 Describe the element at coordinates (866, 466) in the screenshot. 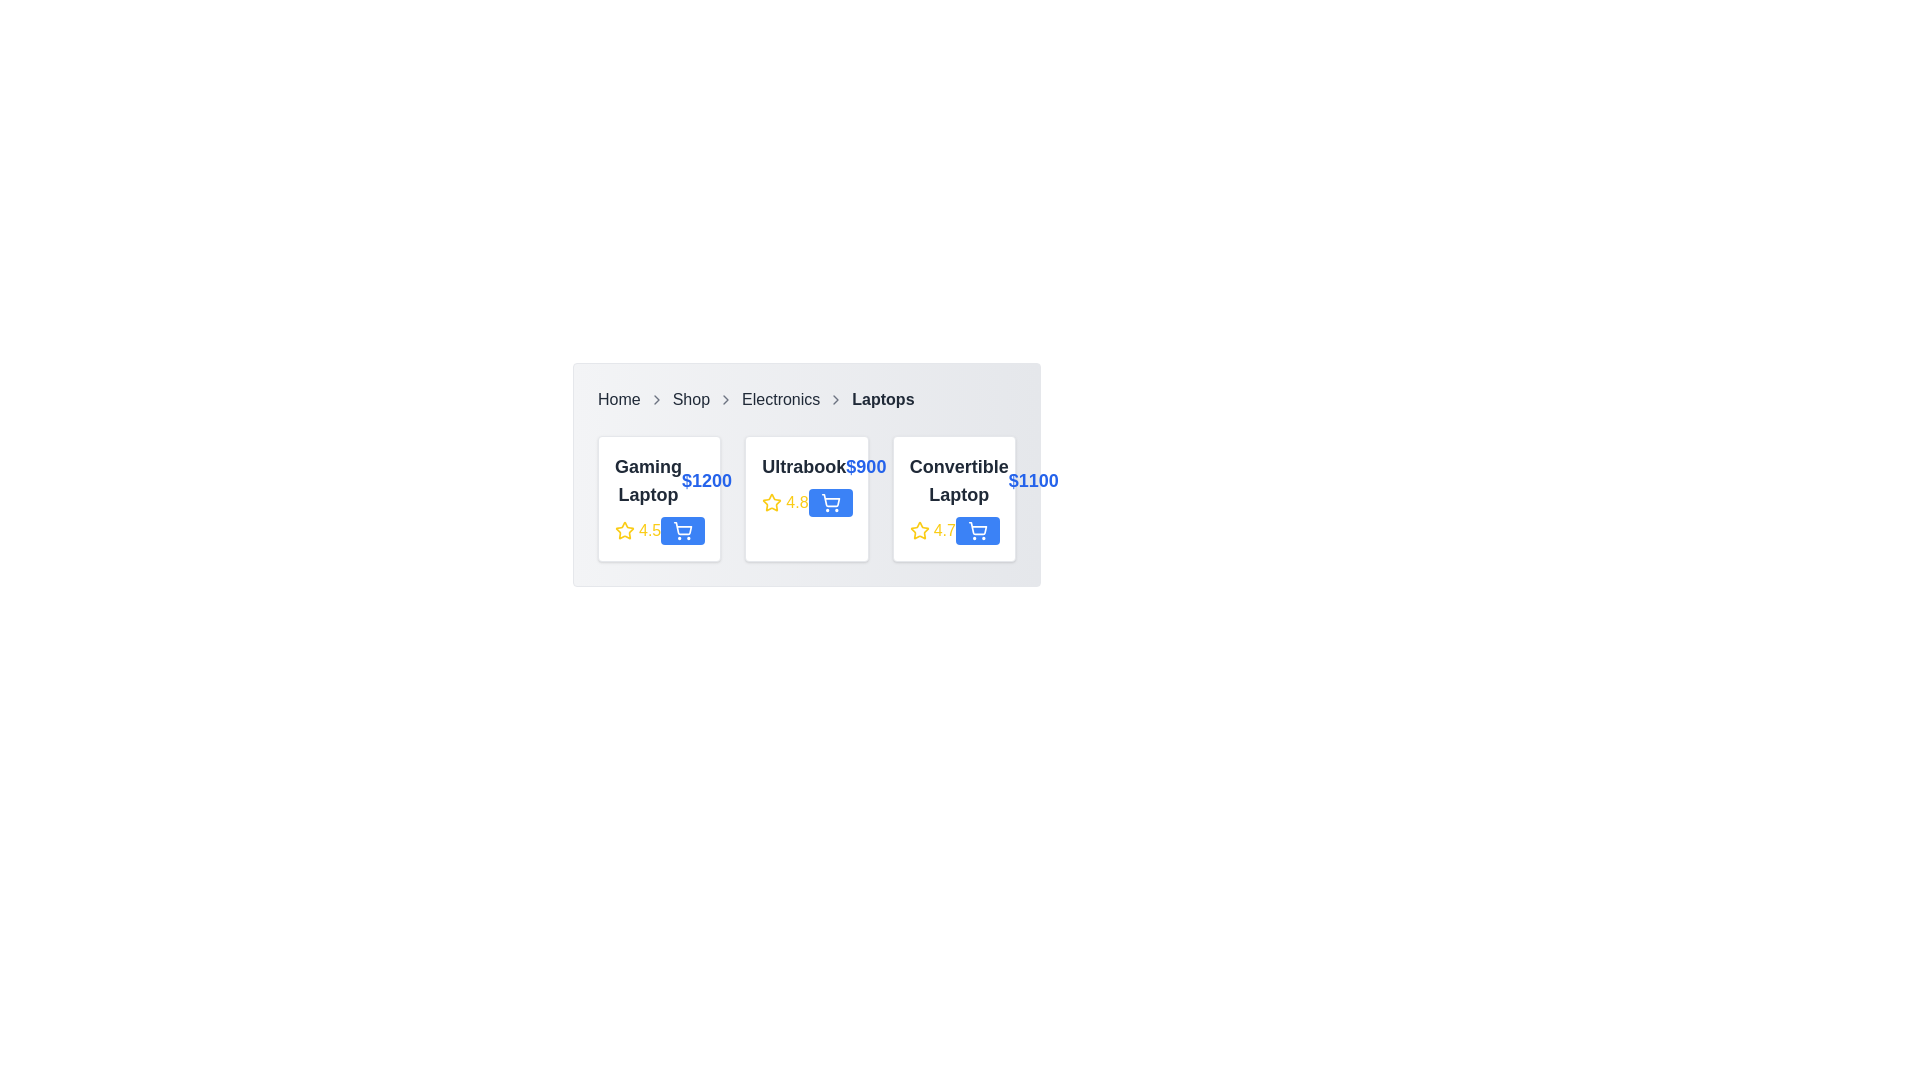

I see `the price text displaying the product 'Ultrabook' located in the rightmost position within its card` at that location.